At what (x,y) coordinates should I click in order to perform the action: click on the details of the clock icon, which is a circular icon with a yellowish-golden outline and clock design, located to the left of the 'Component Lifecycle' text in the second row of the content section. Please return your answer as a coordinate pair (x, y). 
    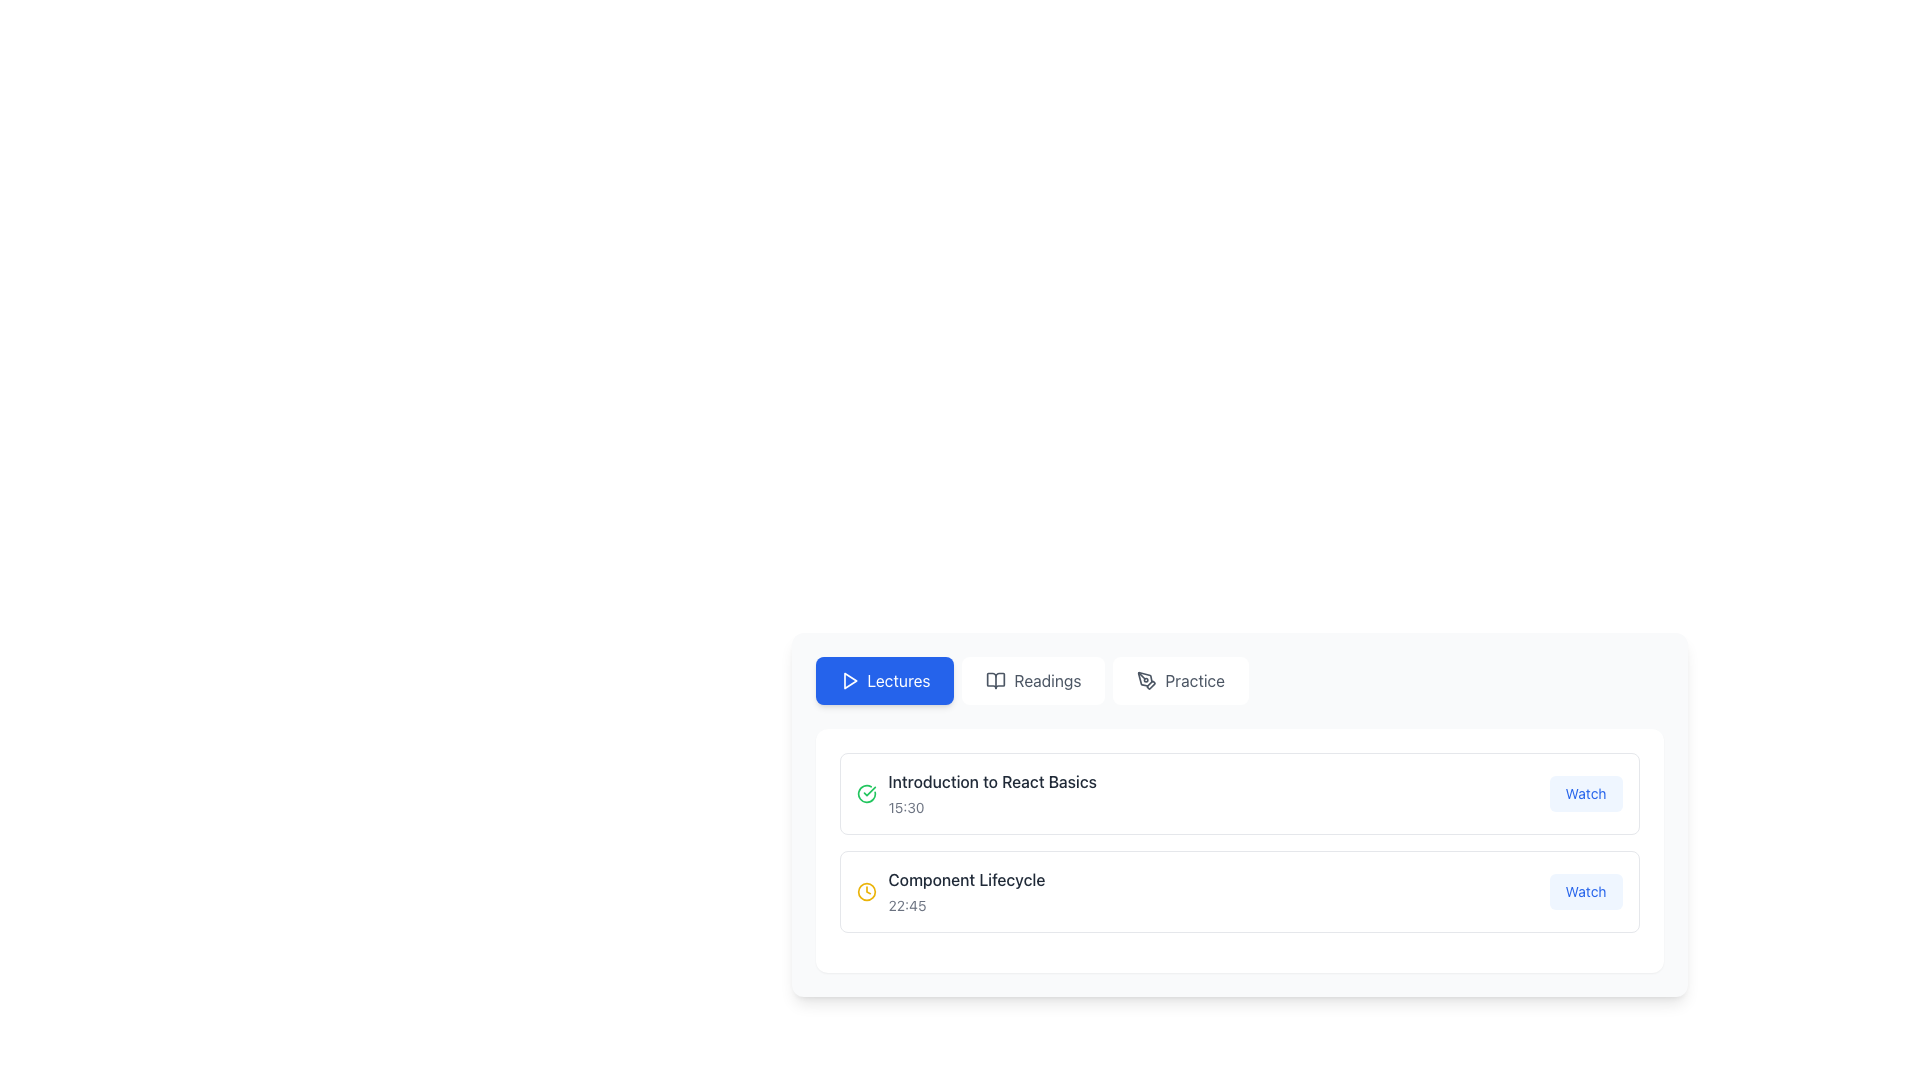
    Looking at the image, I should click on (866, 890).